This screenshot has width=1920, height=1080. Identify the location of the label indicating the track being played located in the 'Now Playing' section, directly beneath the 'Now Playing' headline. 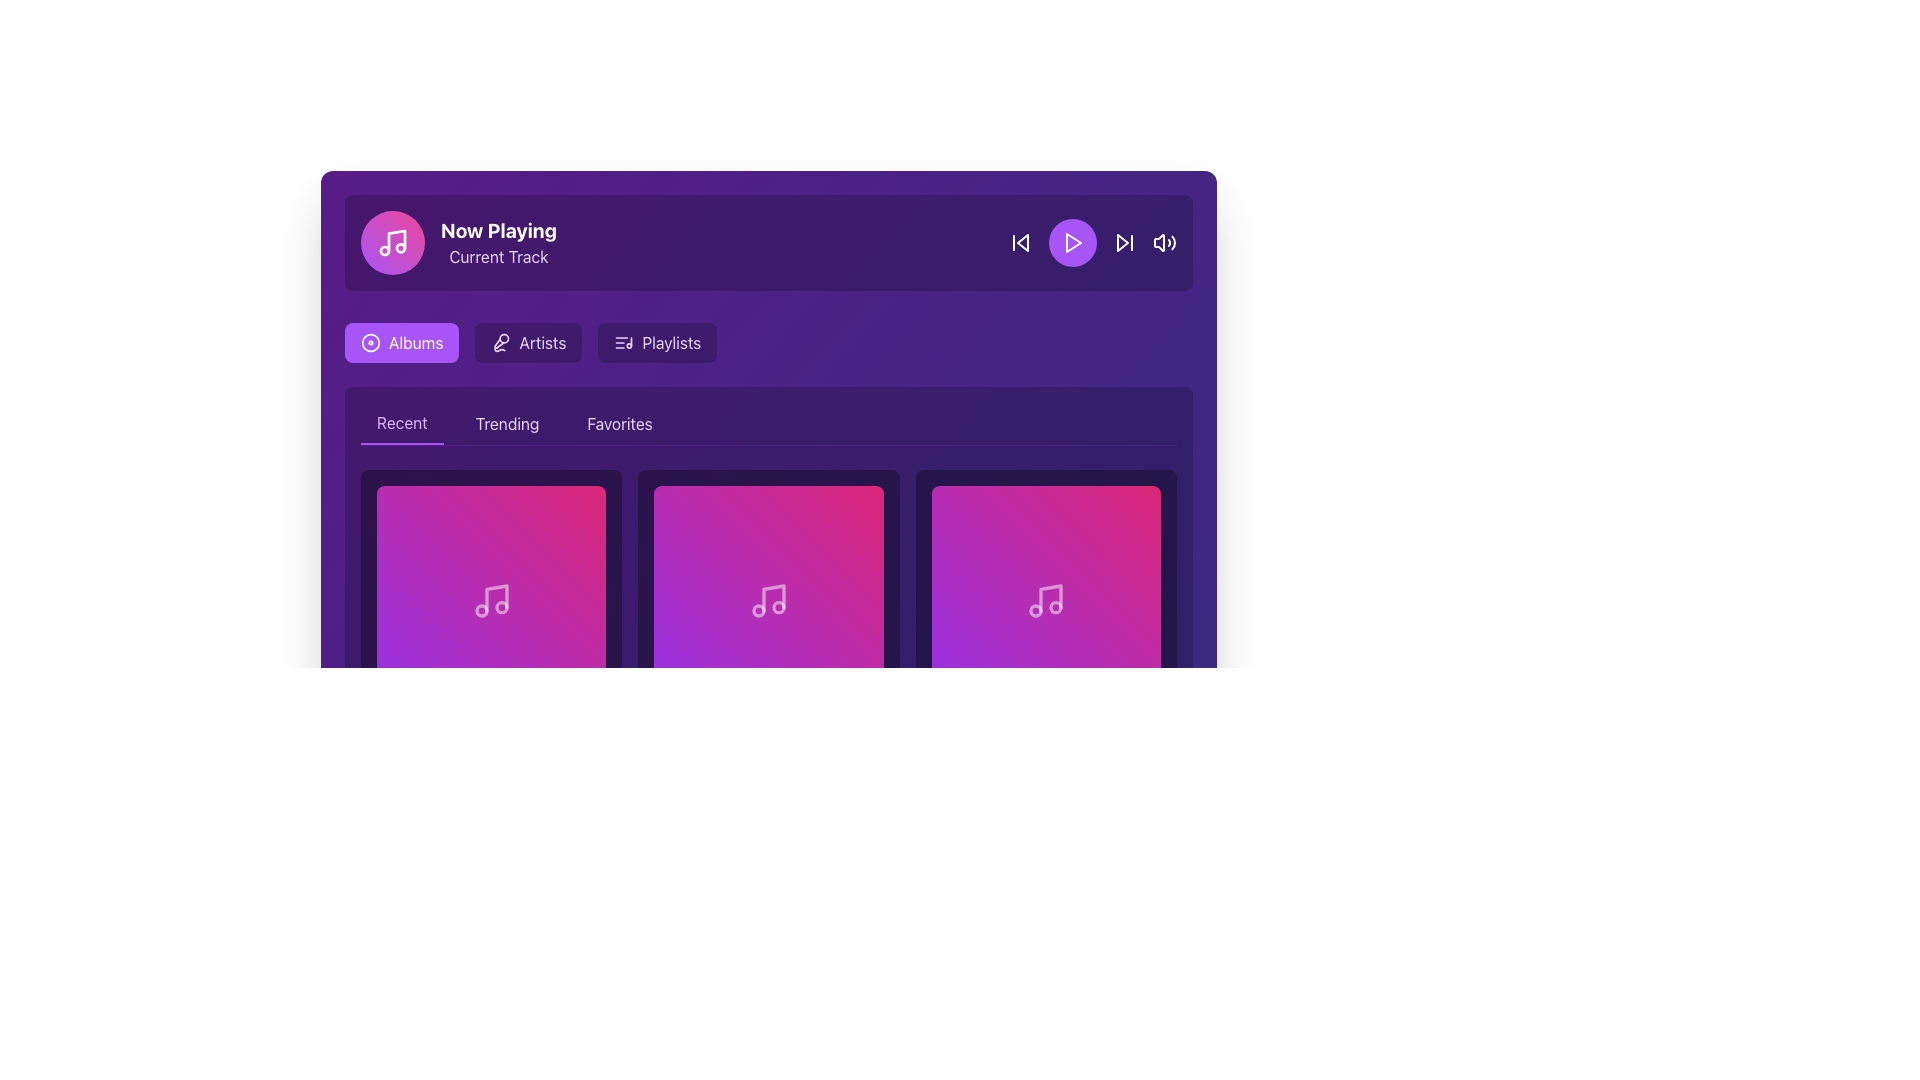
(499, 256).